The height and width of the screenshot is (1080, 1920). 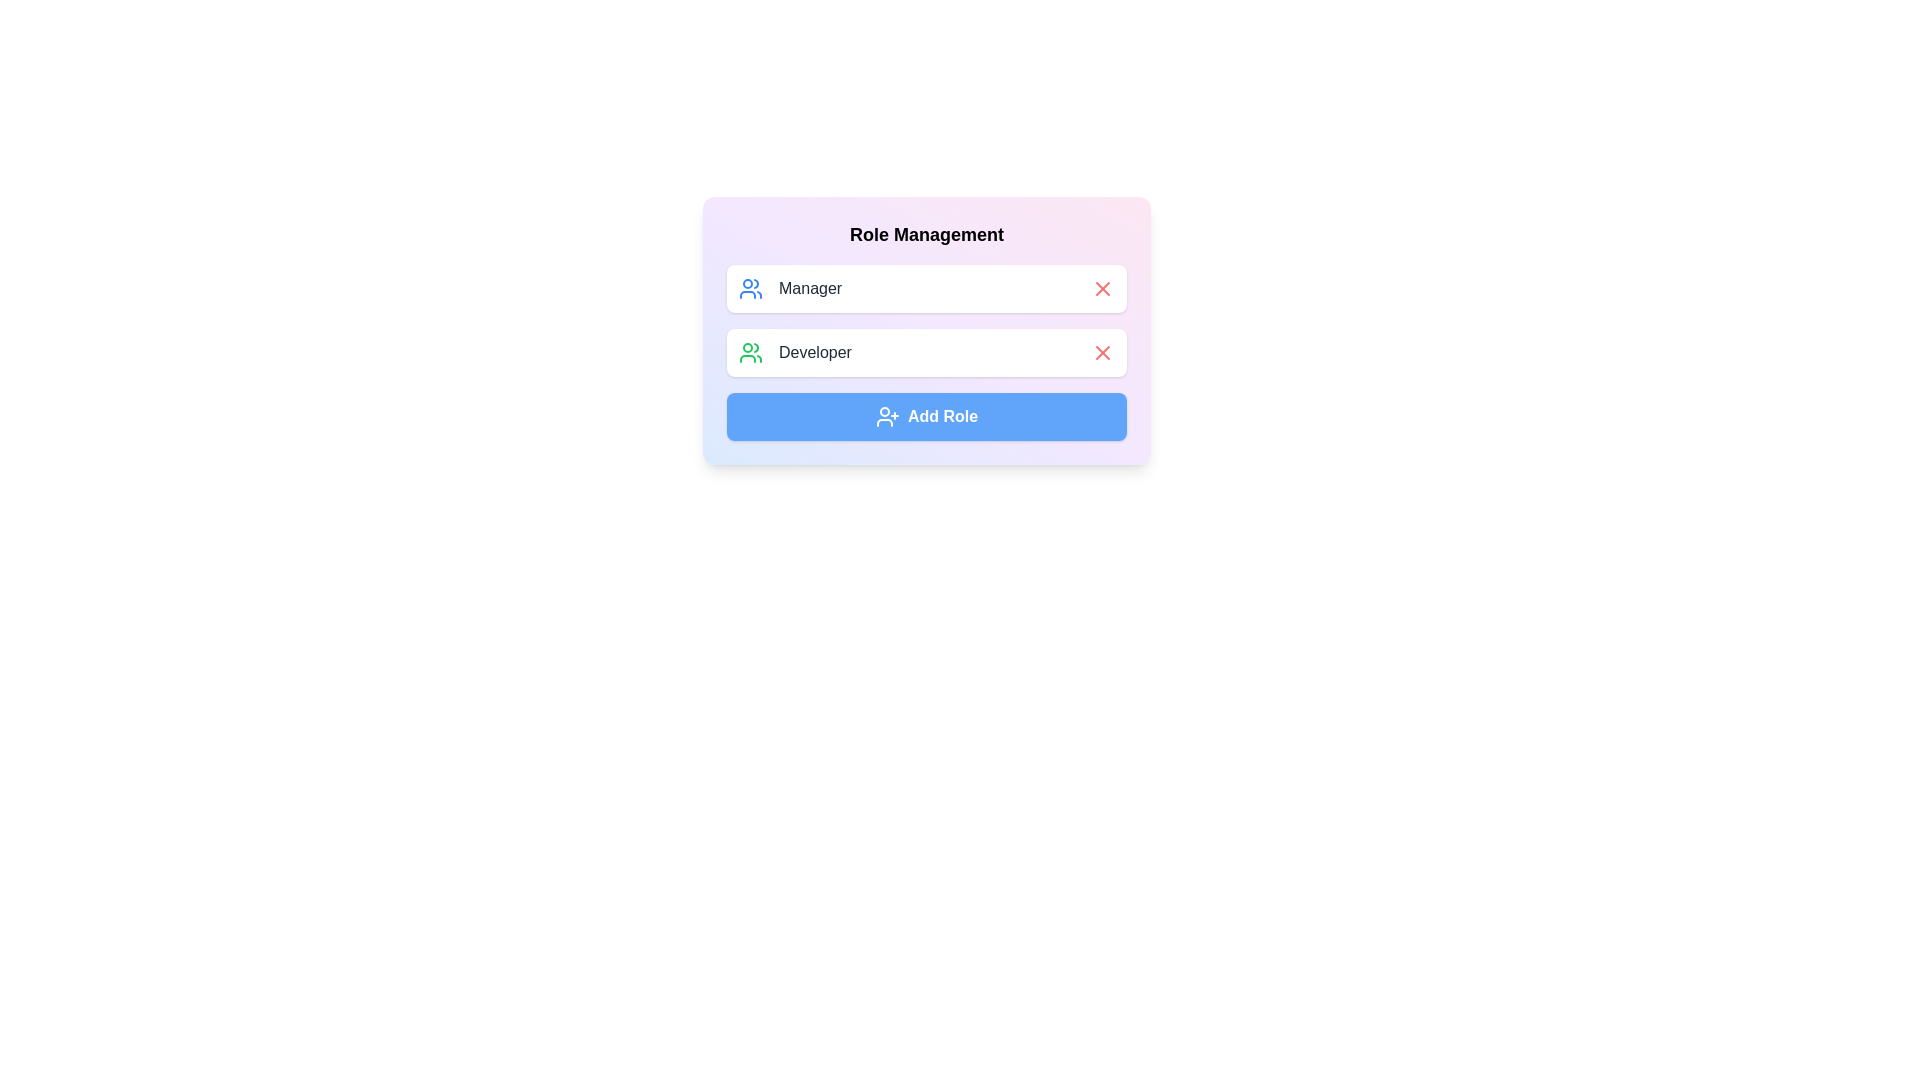 What do you see at coordinates (1102, 289) in the screenshot?
I see `'X' button next to Manager to remove it` at bounding box center [1102, 289].